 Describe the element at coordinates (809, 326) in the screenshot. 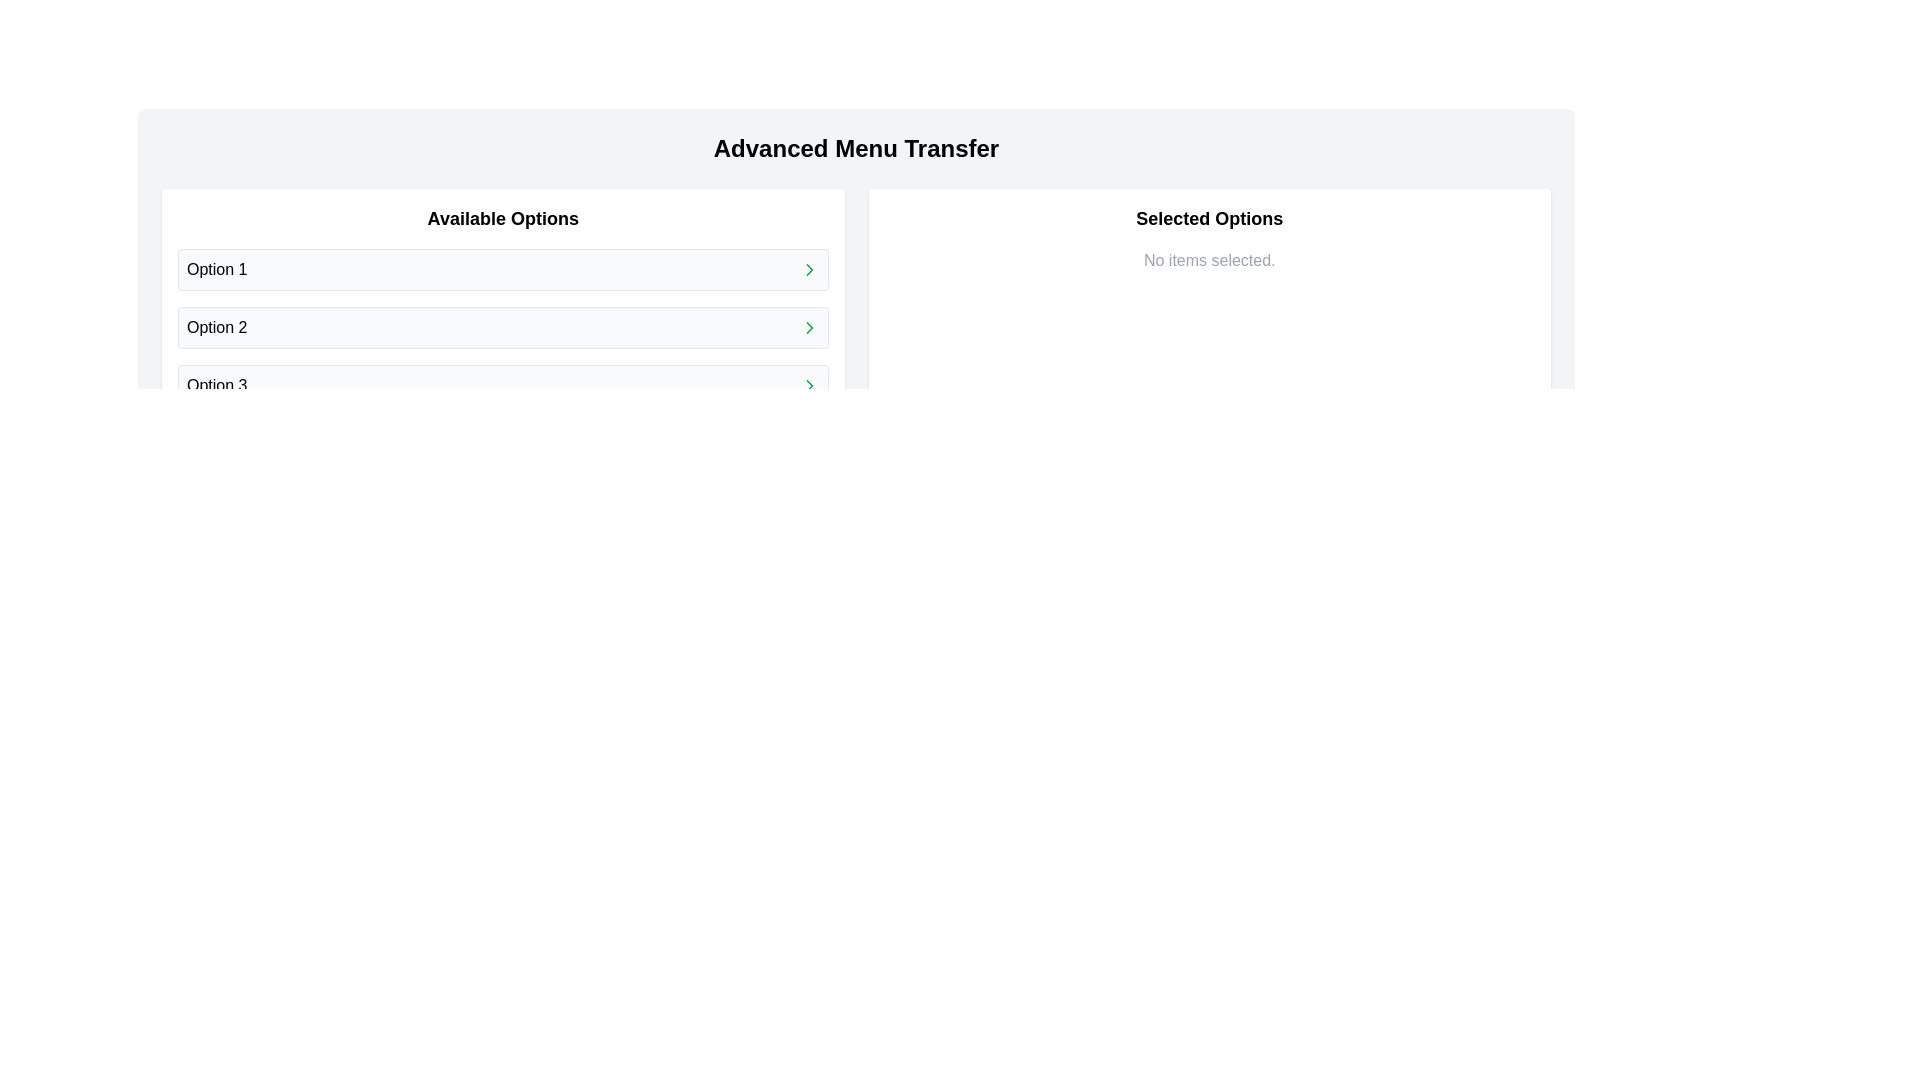

I see `the small green arrow icon button located on the right edge of the 'Option 2' box in the 'Available Options' section to initiate an action` at that location.